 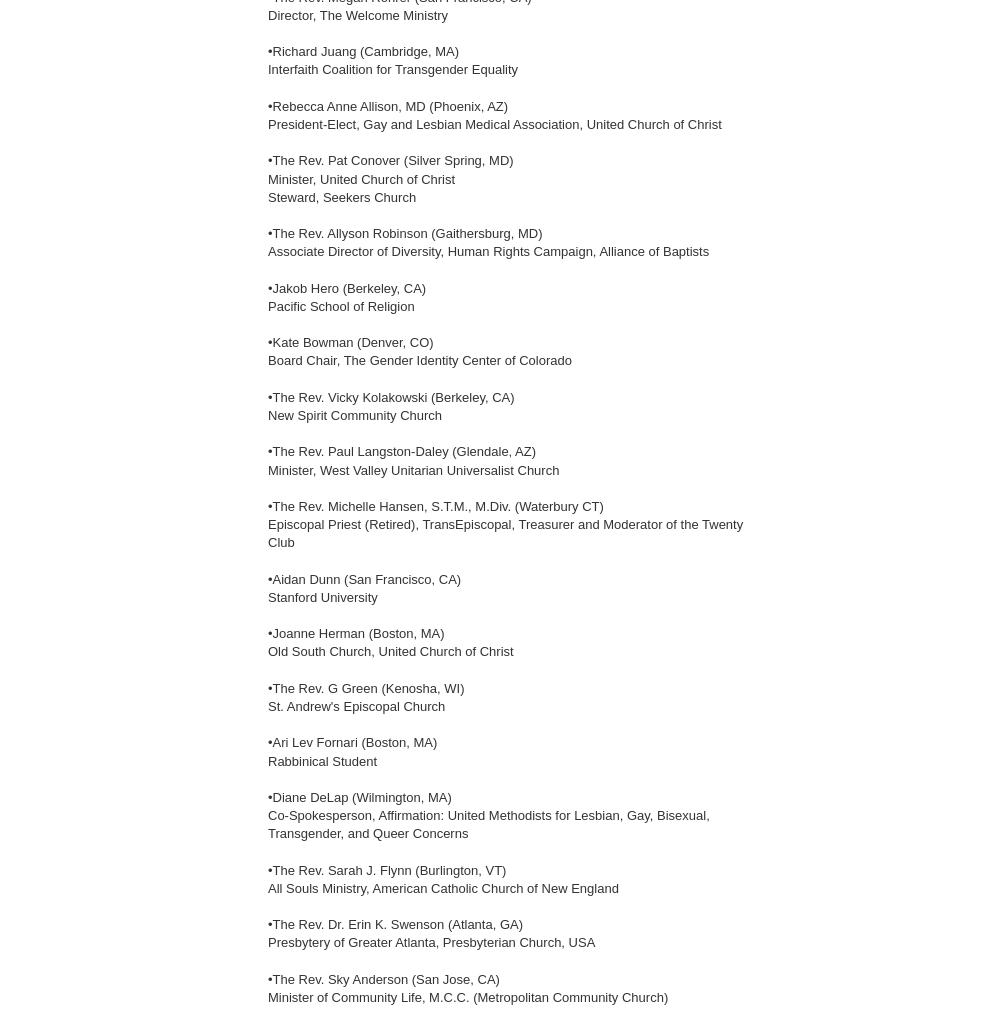 What do you see at coordinates (359, 796) in the screenshot?
I see `'•Diane DeLap (Wilmington, MA)'` at bounding box center [359, 796].